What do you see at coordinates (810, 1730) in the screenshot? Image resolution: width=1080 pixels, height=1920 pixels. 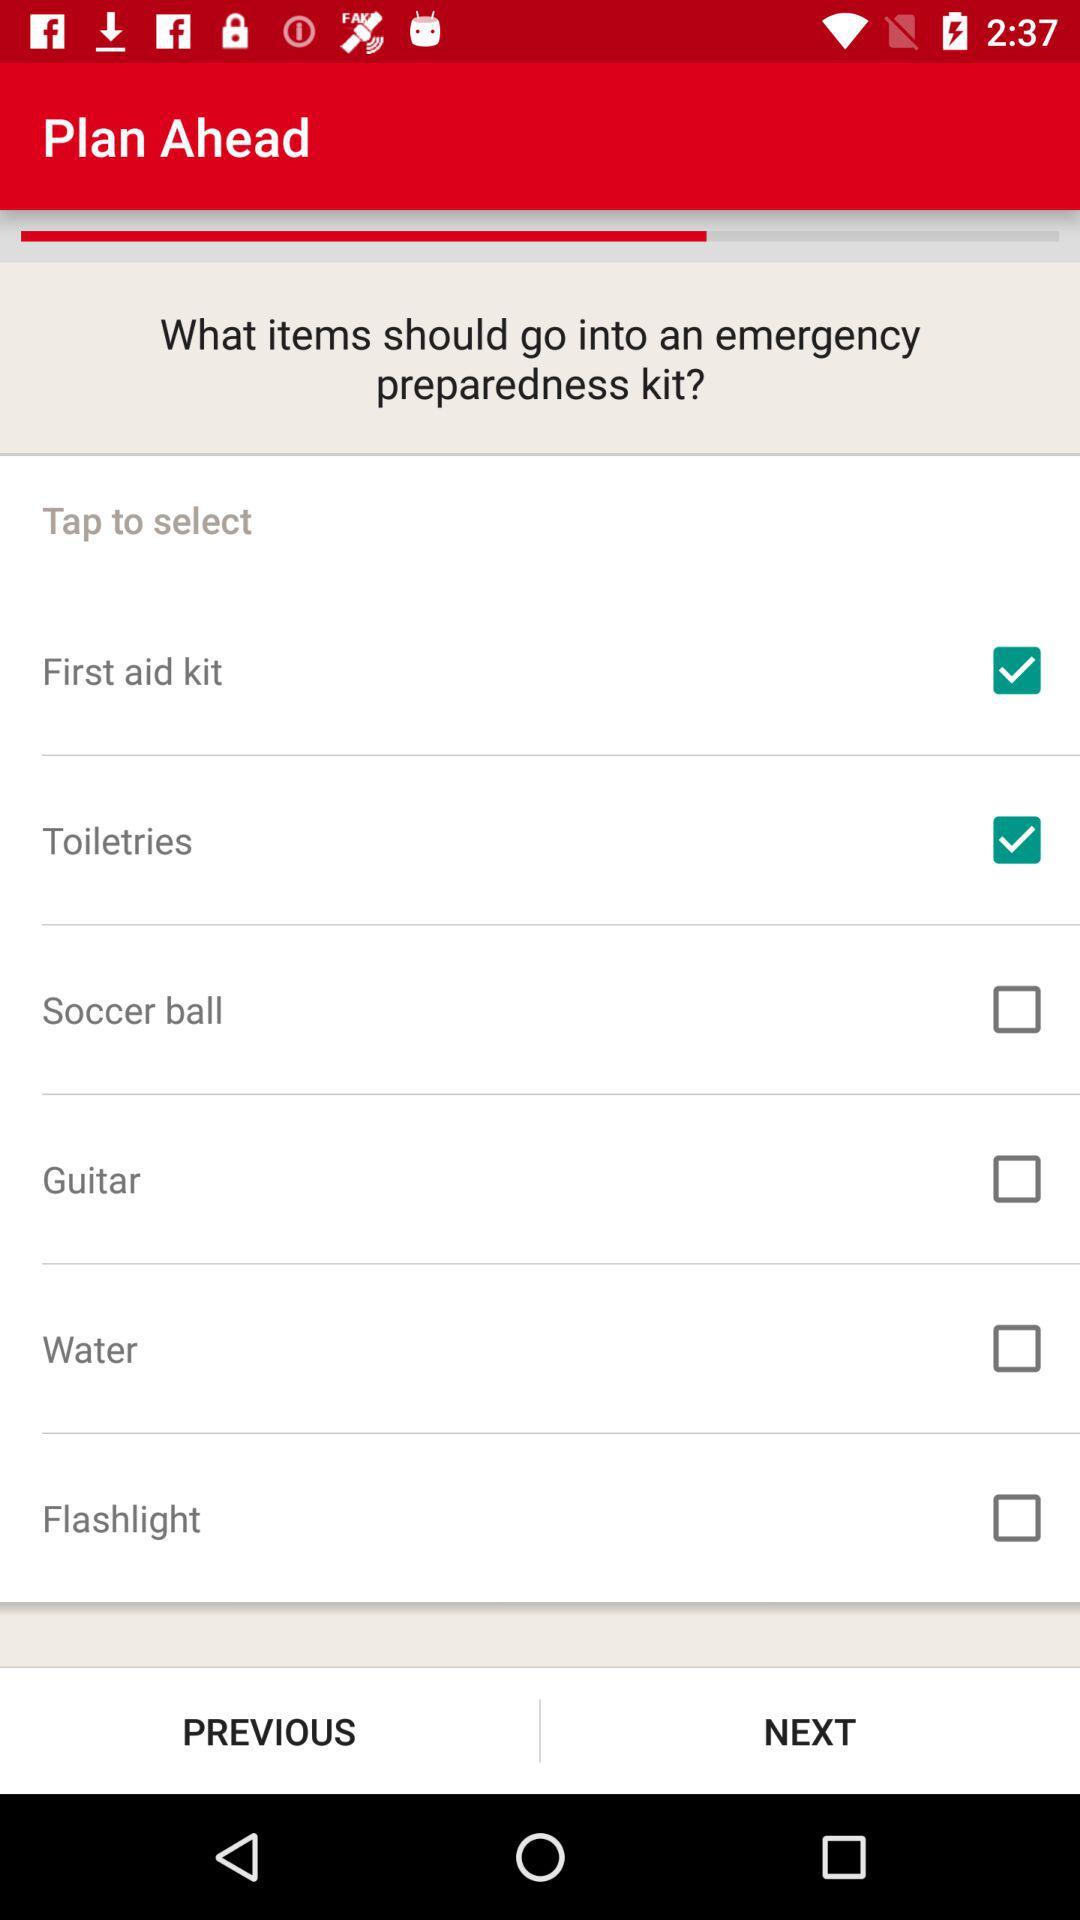 I see `the next icon` at bounding box center [810, 1730].